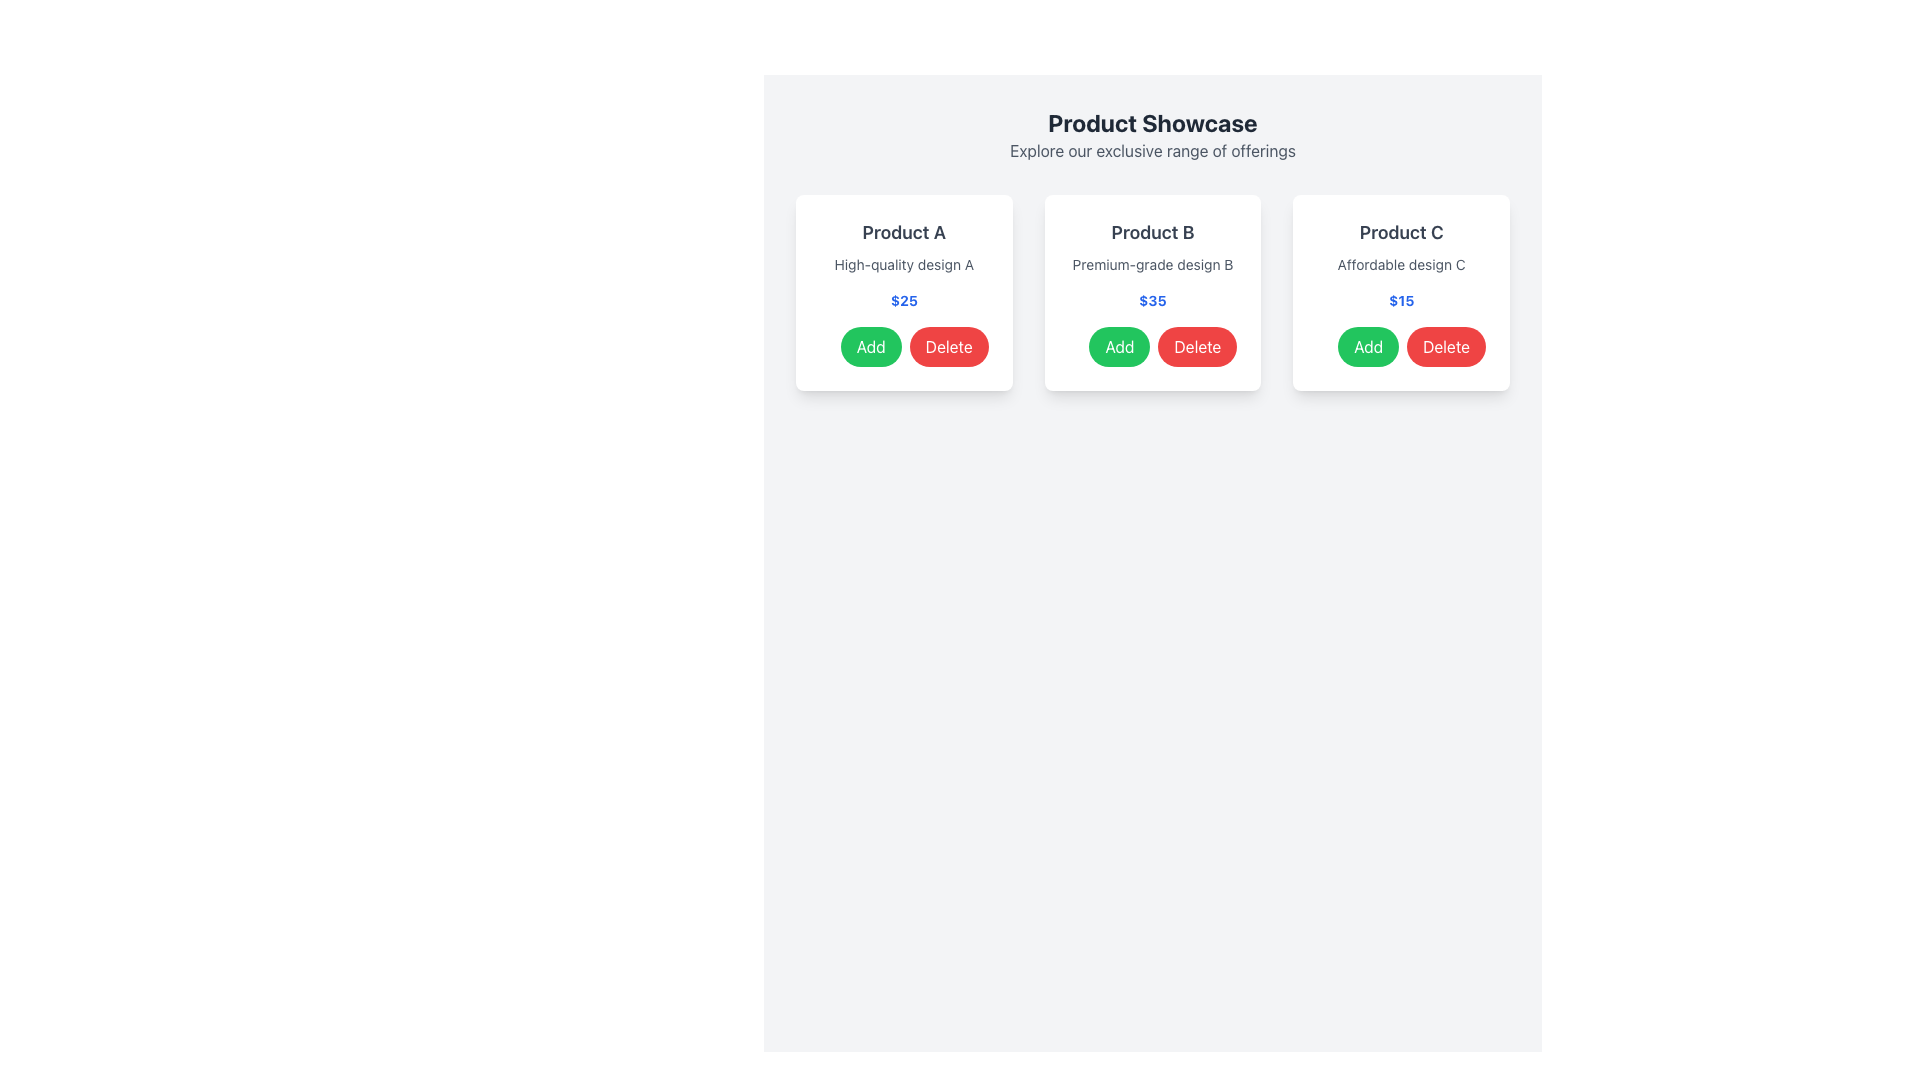 The width and height of the screenshot is (1920, 1080). What do you see at coordinates (1446, 346) in the screenshot?
I see `the delete button located in the lower right corner of the card for Product C` at bounding box center [1446, 346].